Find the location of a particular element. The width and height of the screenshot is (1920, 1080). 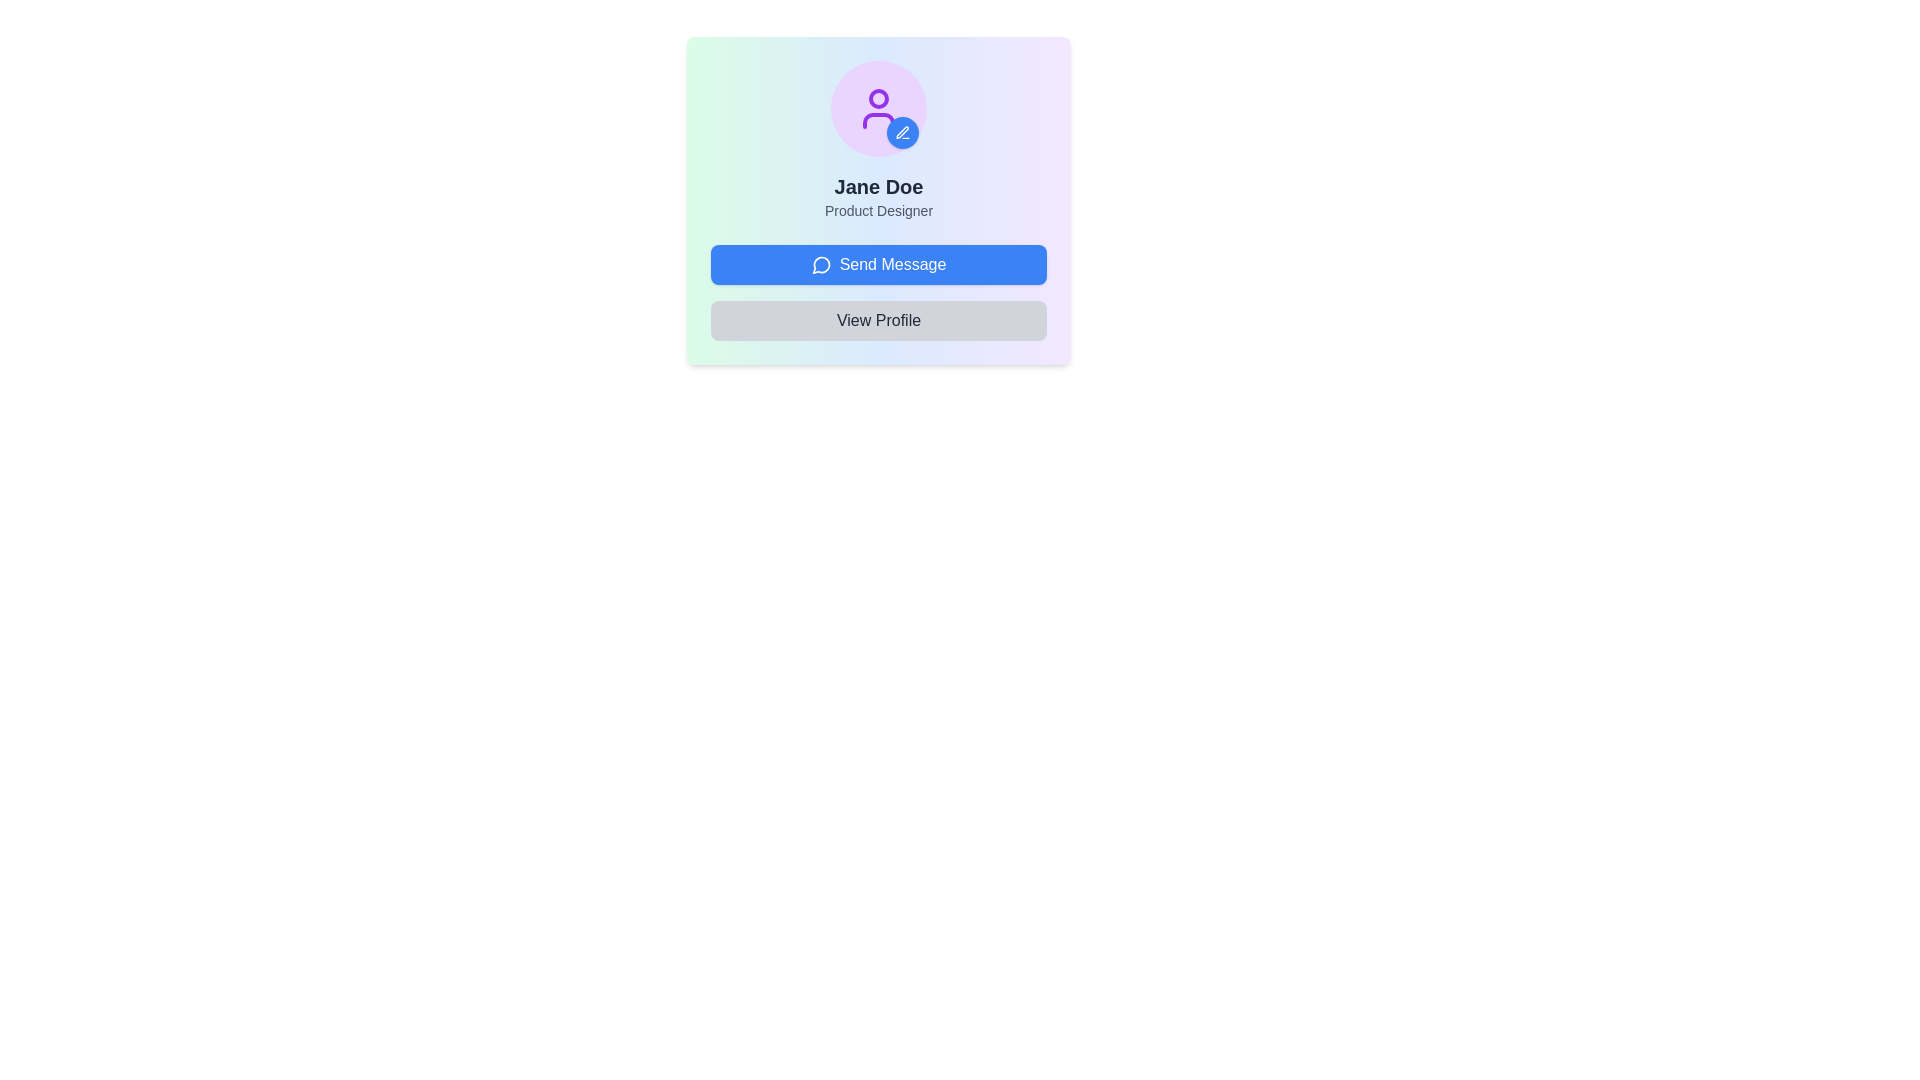

the SVG user profile icon, which is a circular shape with a purple color scheme, located at the top section of the card above the user's name and title is located at coordinates (878, 108).